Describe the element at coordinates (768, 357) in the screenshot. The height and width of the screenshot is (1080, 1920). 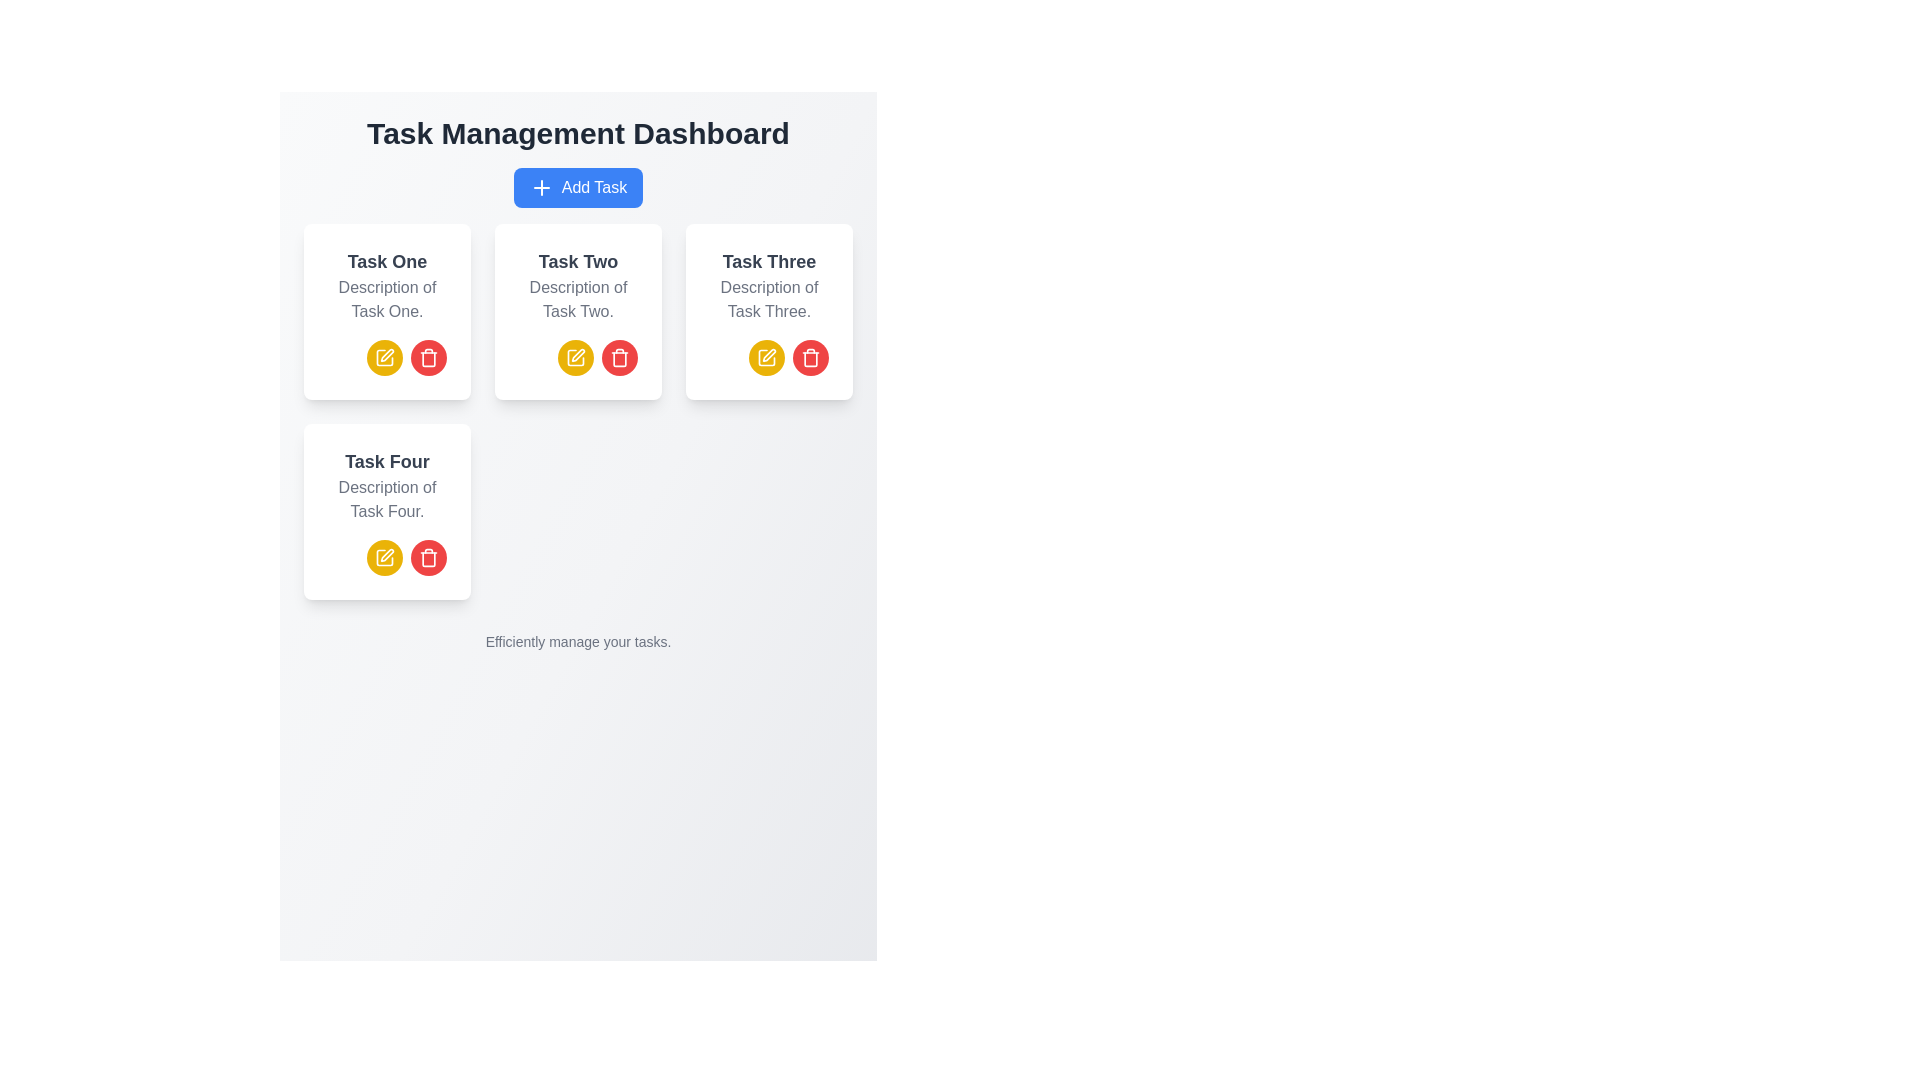
I see `the yellow edit button with a white pen icon located at the bottom right of the 'Task Three' card` at that location.